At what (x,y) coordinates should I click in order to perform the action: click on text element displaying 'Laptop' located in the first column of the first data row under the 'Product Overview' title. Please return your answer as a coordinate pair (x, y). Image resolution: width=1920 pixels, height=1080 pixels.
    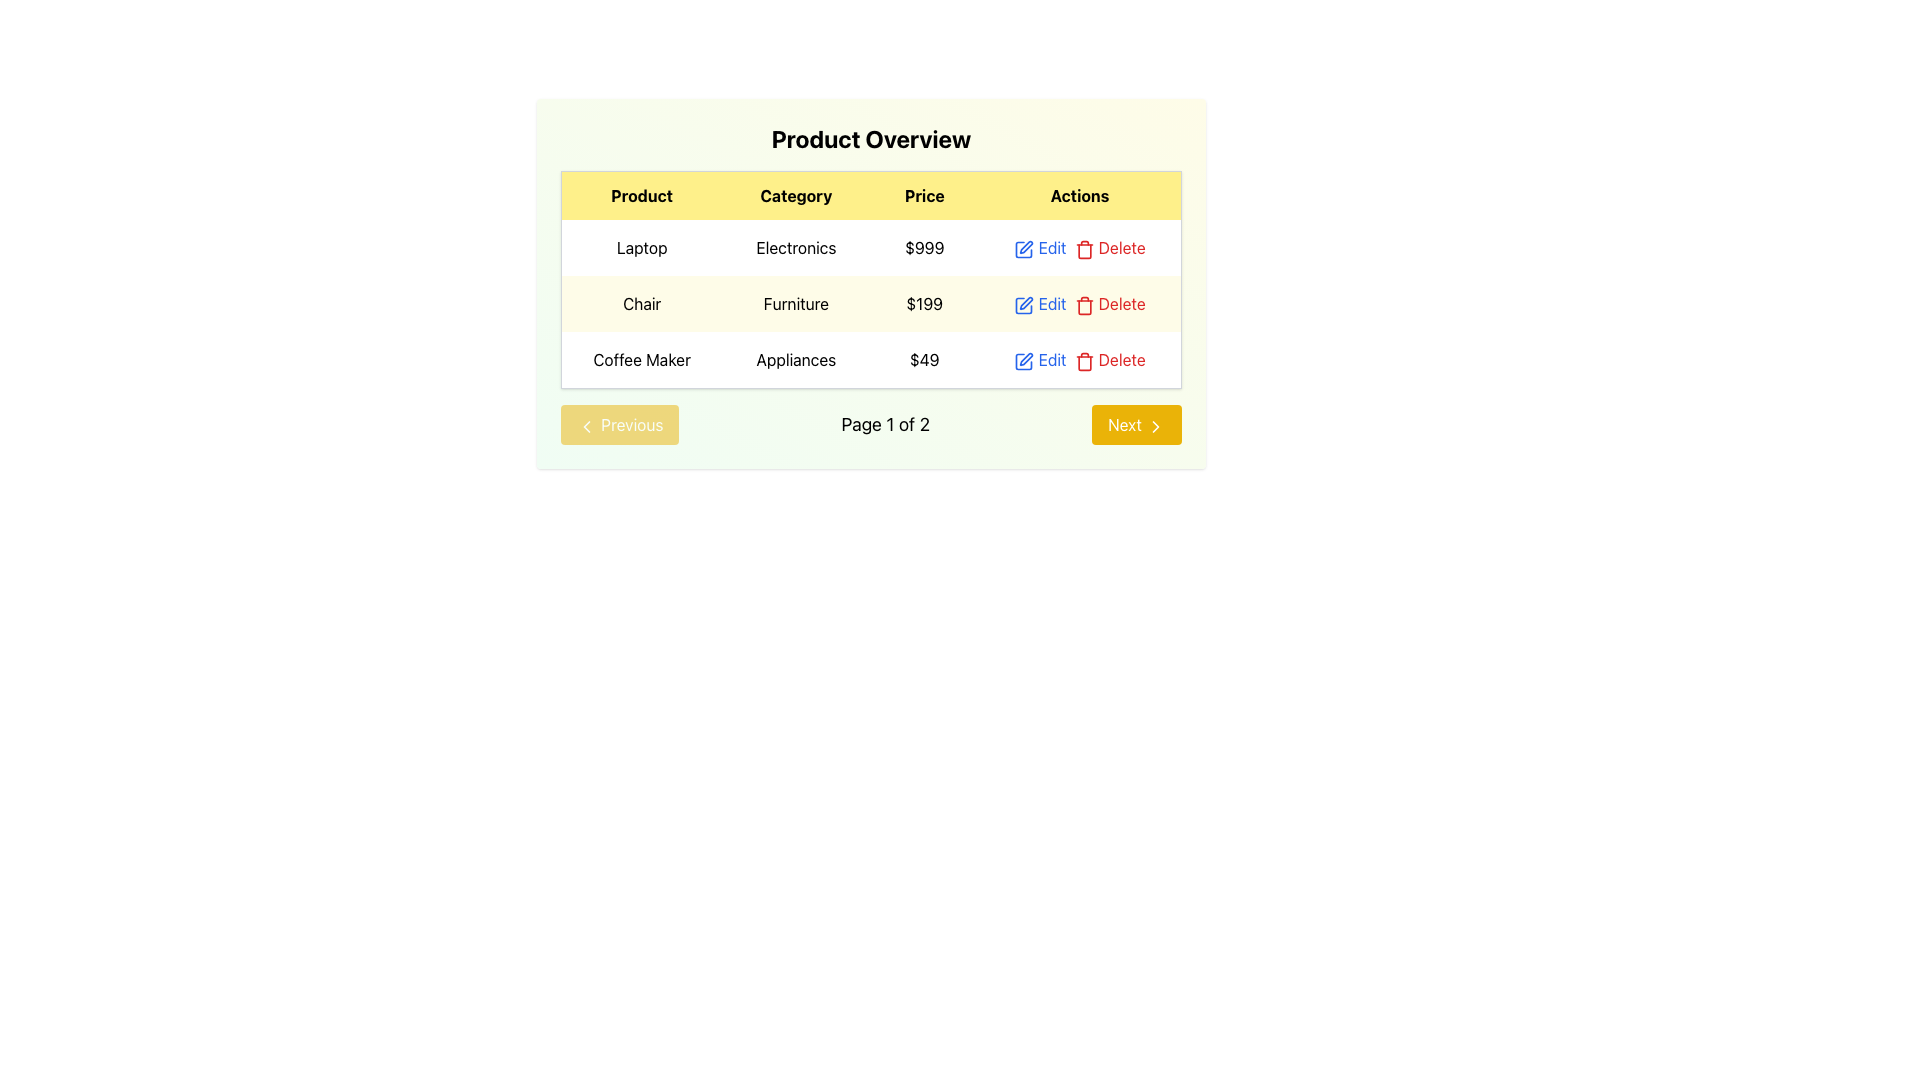
    Looking at the image, I should click on (641, 246).